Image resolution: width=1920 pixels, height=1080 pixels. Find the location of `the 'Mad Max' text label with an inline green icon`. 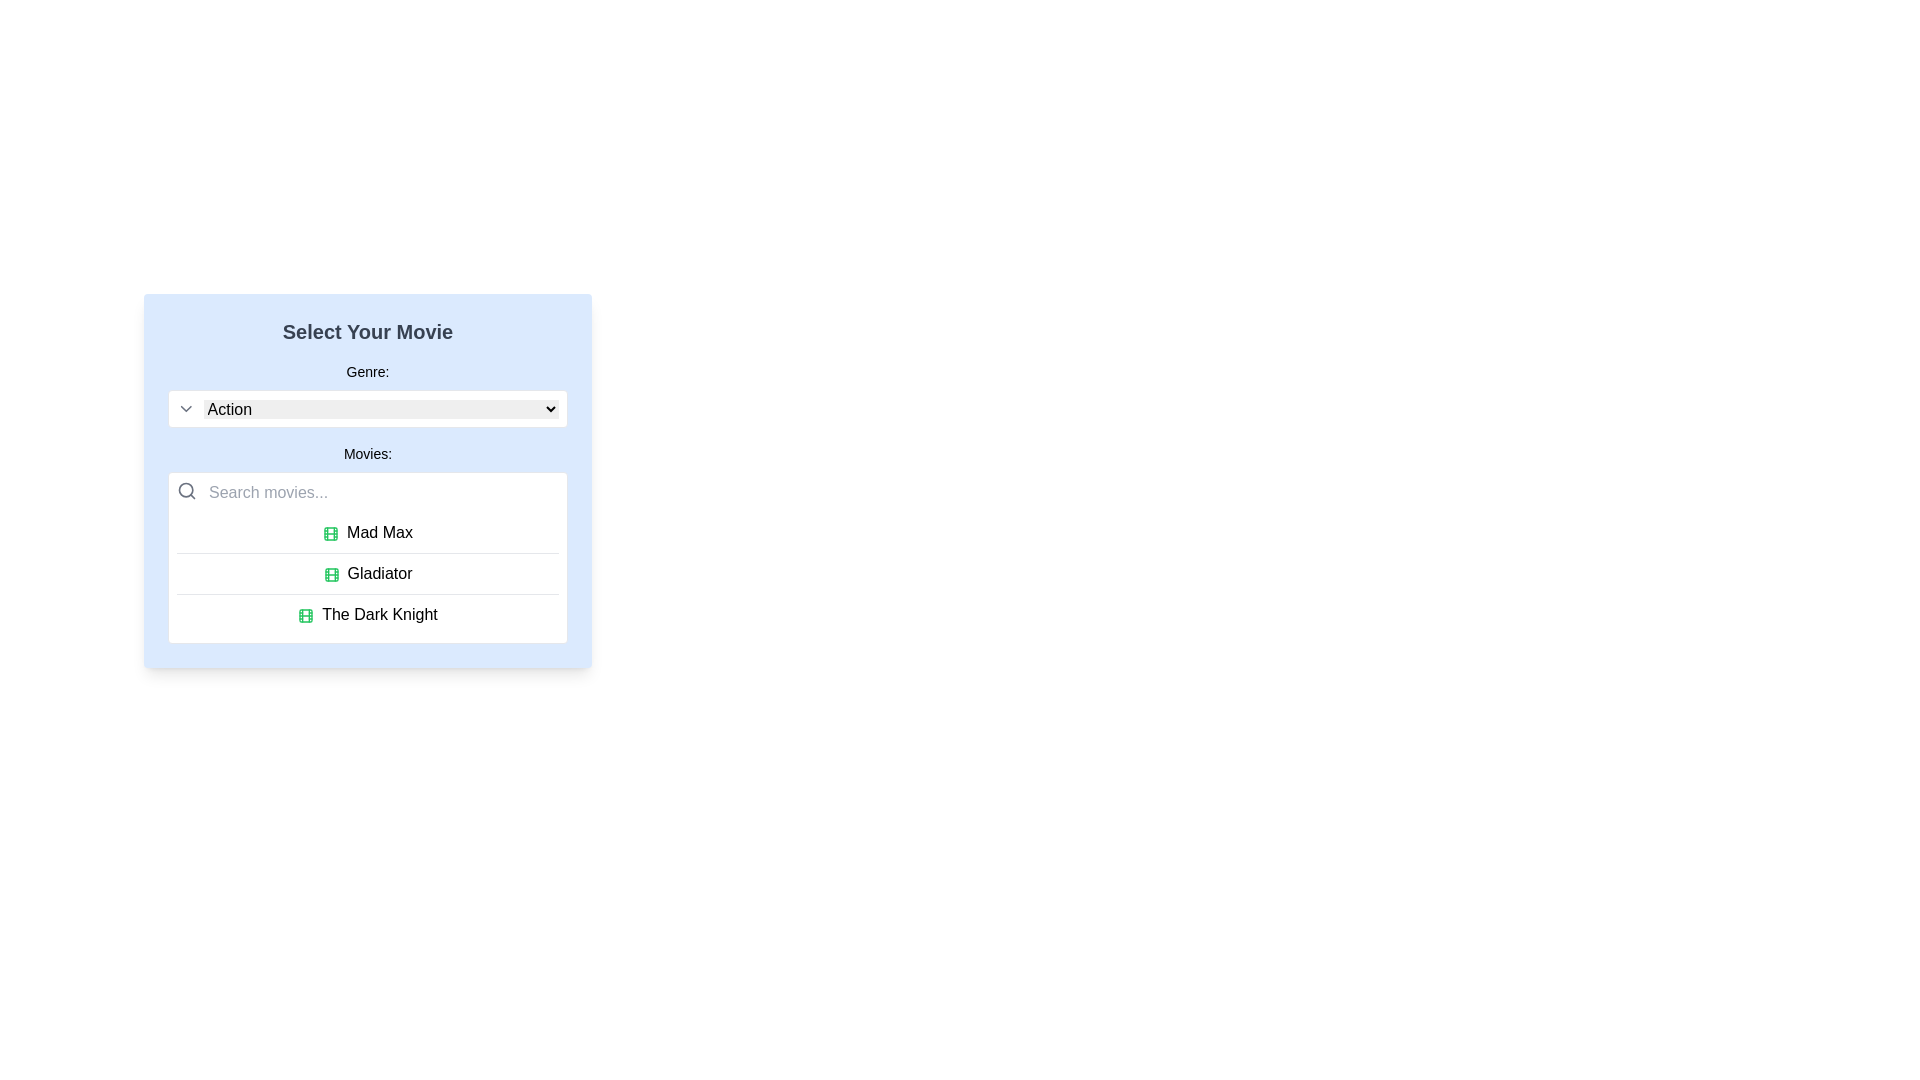

the 'Mad Max' text label with an inline green icon is located at coordinates (368, 531).